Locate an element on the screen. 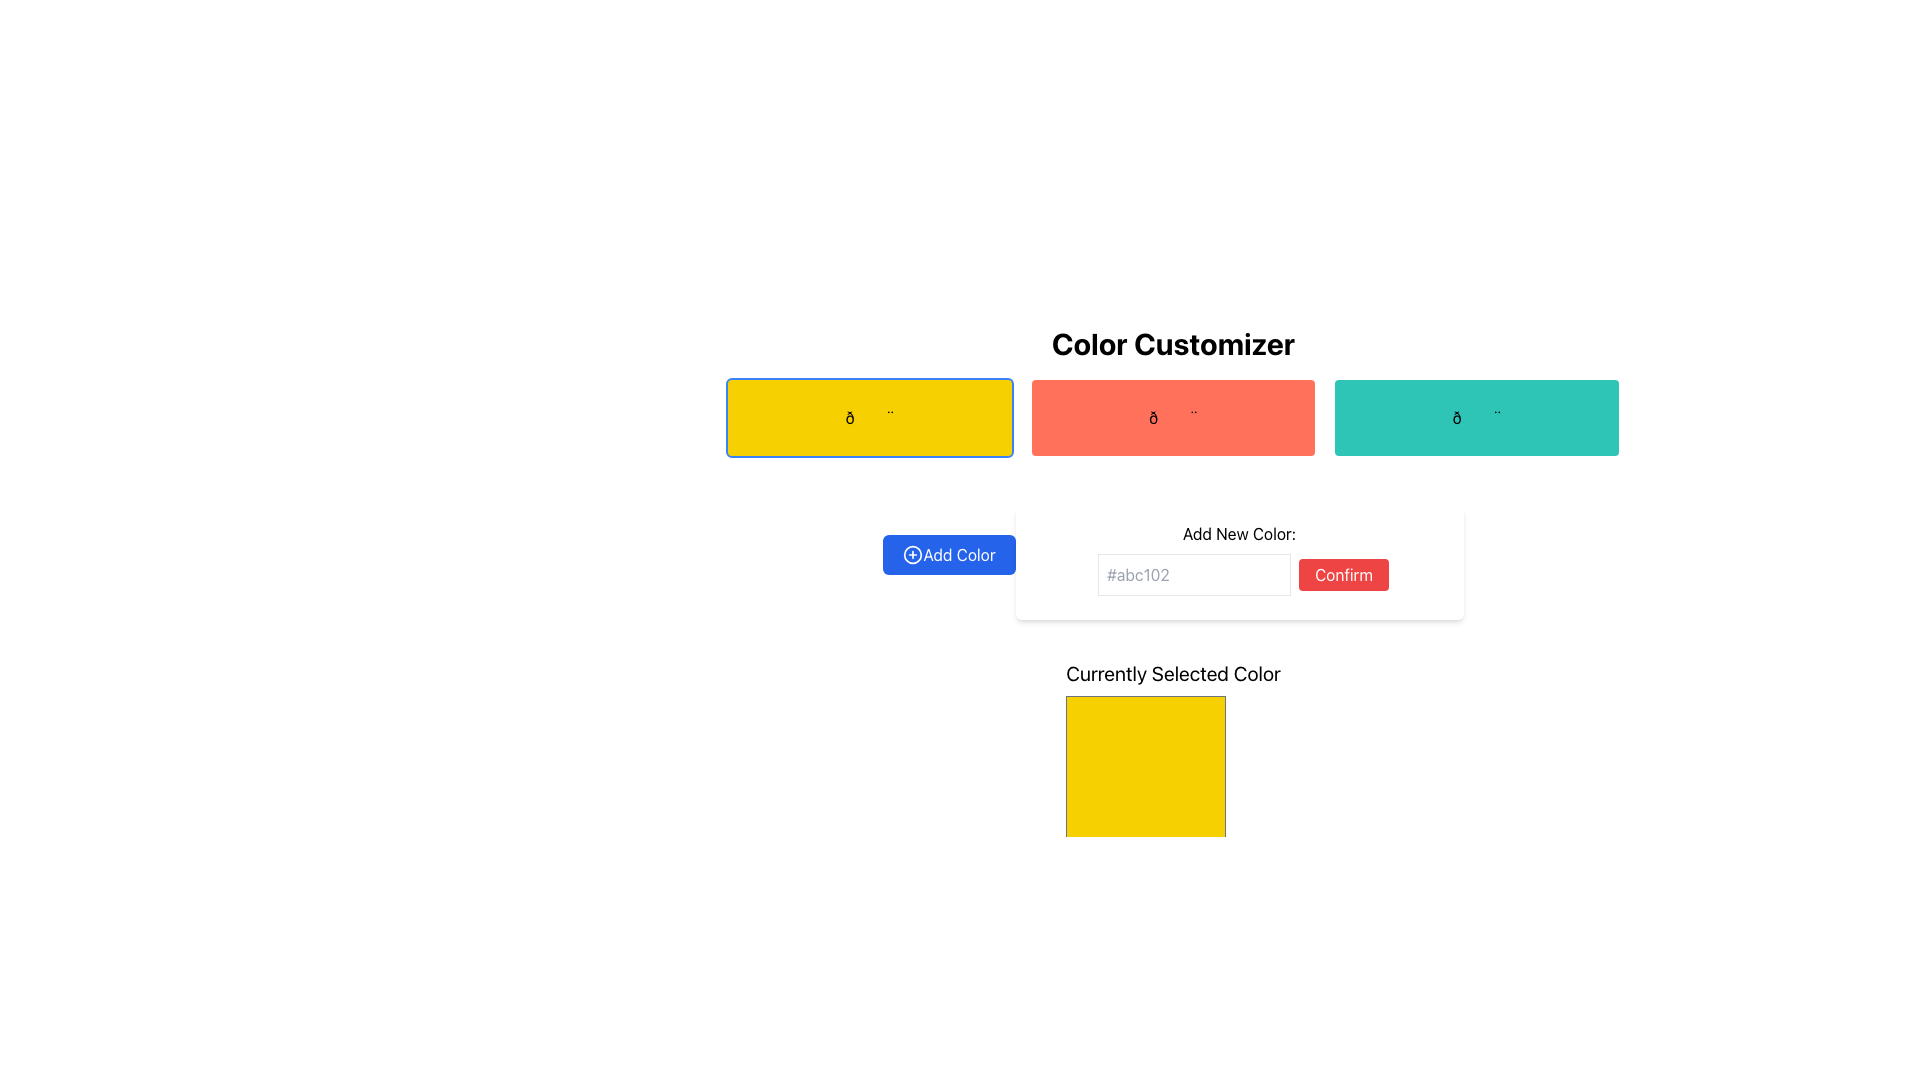  the circular icon with a light blue background that contains a plus sign, located within the 'Add Color' button is located at coordinates (912, 555).